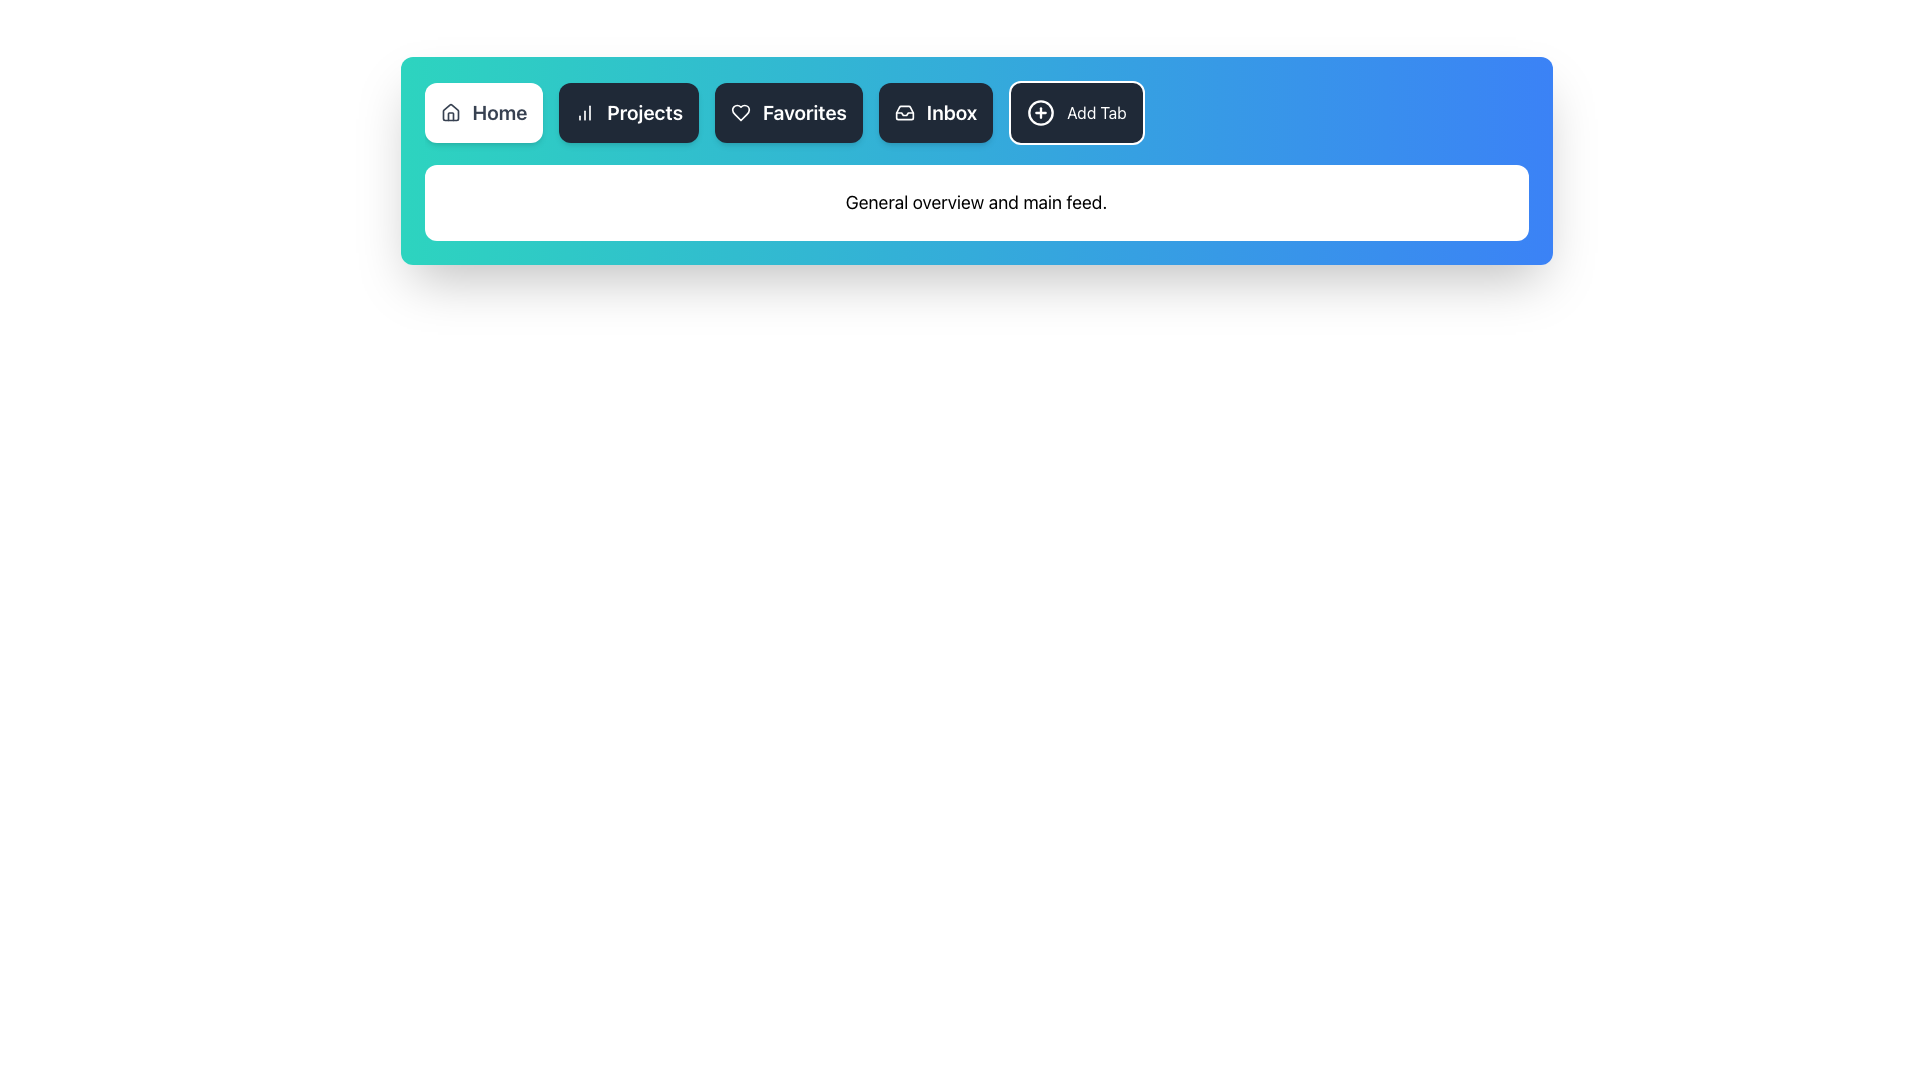  I want to click on the 'Projects' text label located in the navigation bar, so click(644, 112).